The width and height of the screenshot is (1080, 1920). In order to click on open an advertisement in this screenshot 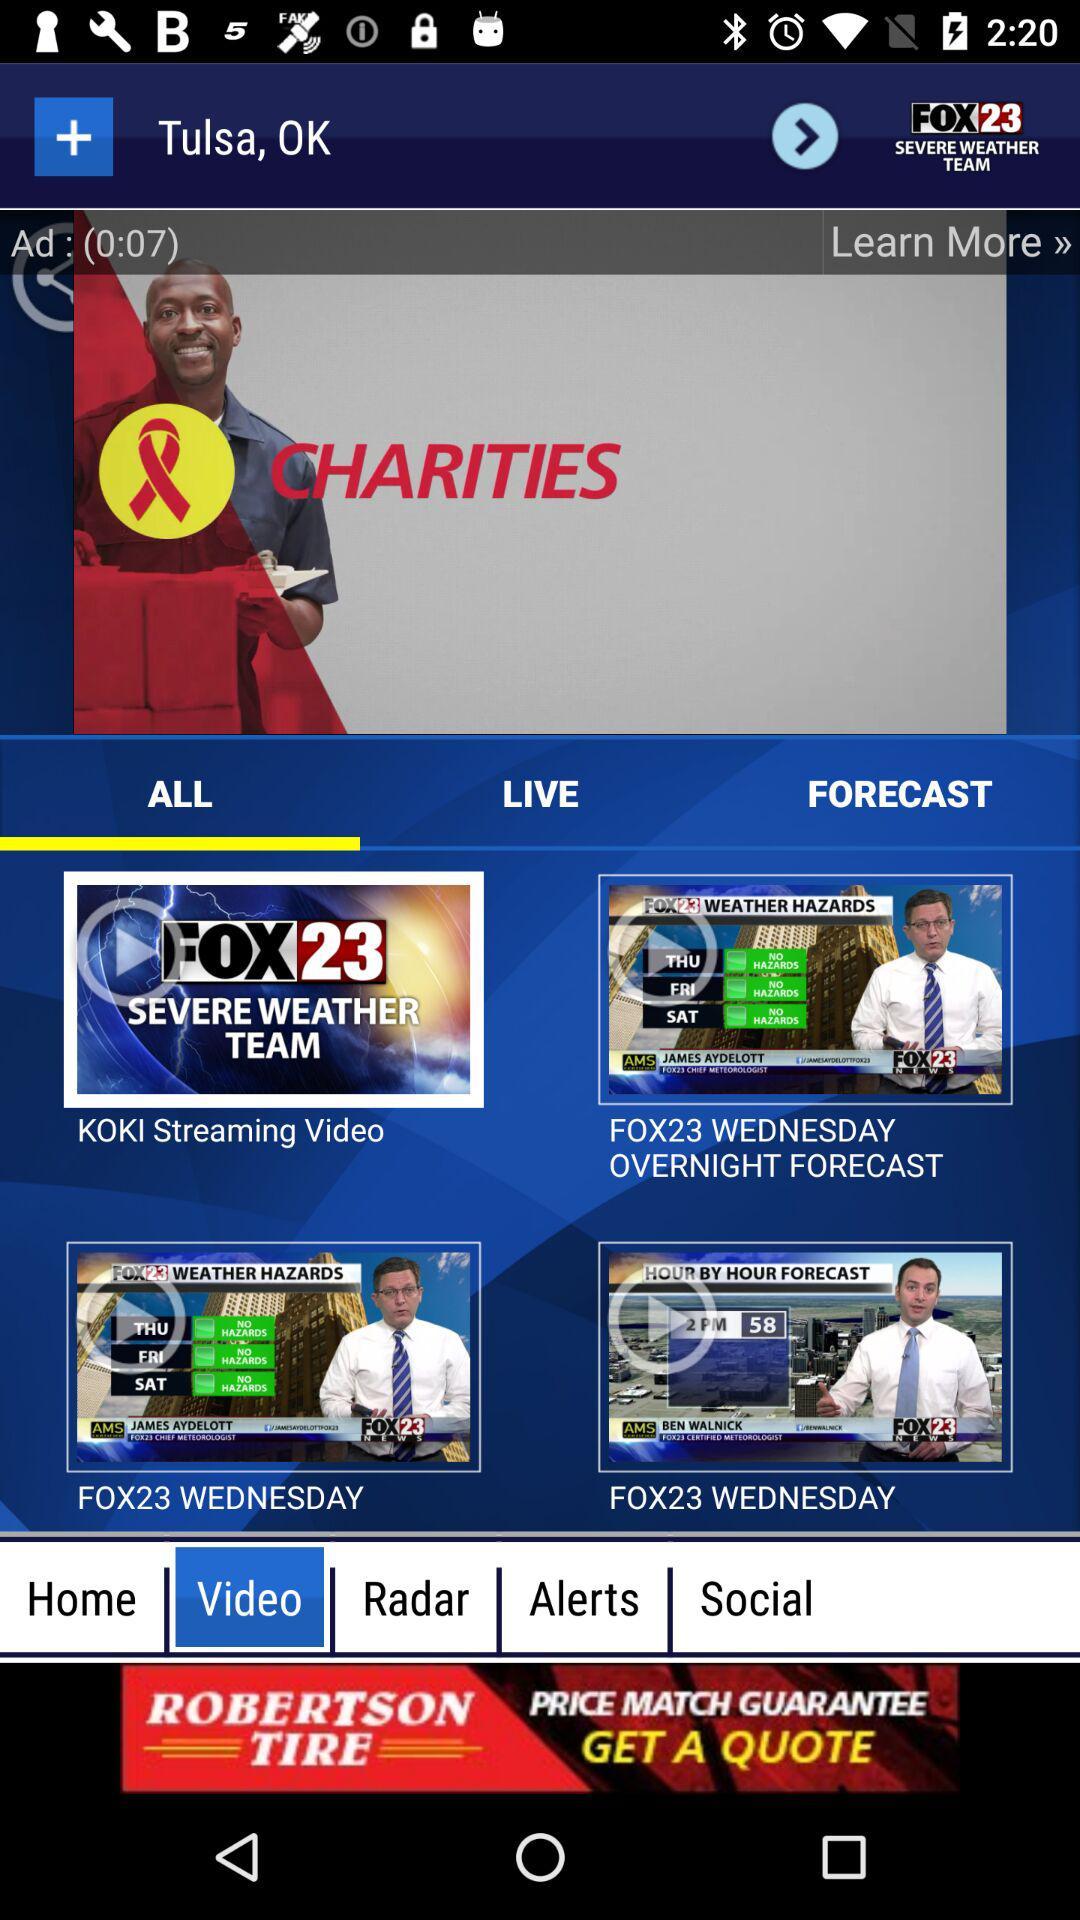, I will do `click(540, 1727)`.